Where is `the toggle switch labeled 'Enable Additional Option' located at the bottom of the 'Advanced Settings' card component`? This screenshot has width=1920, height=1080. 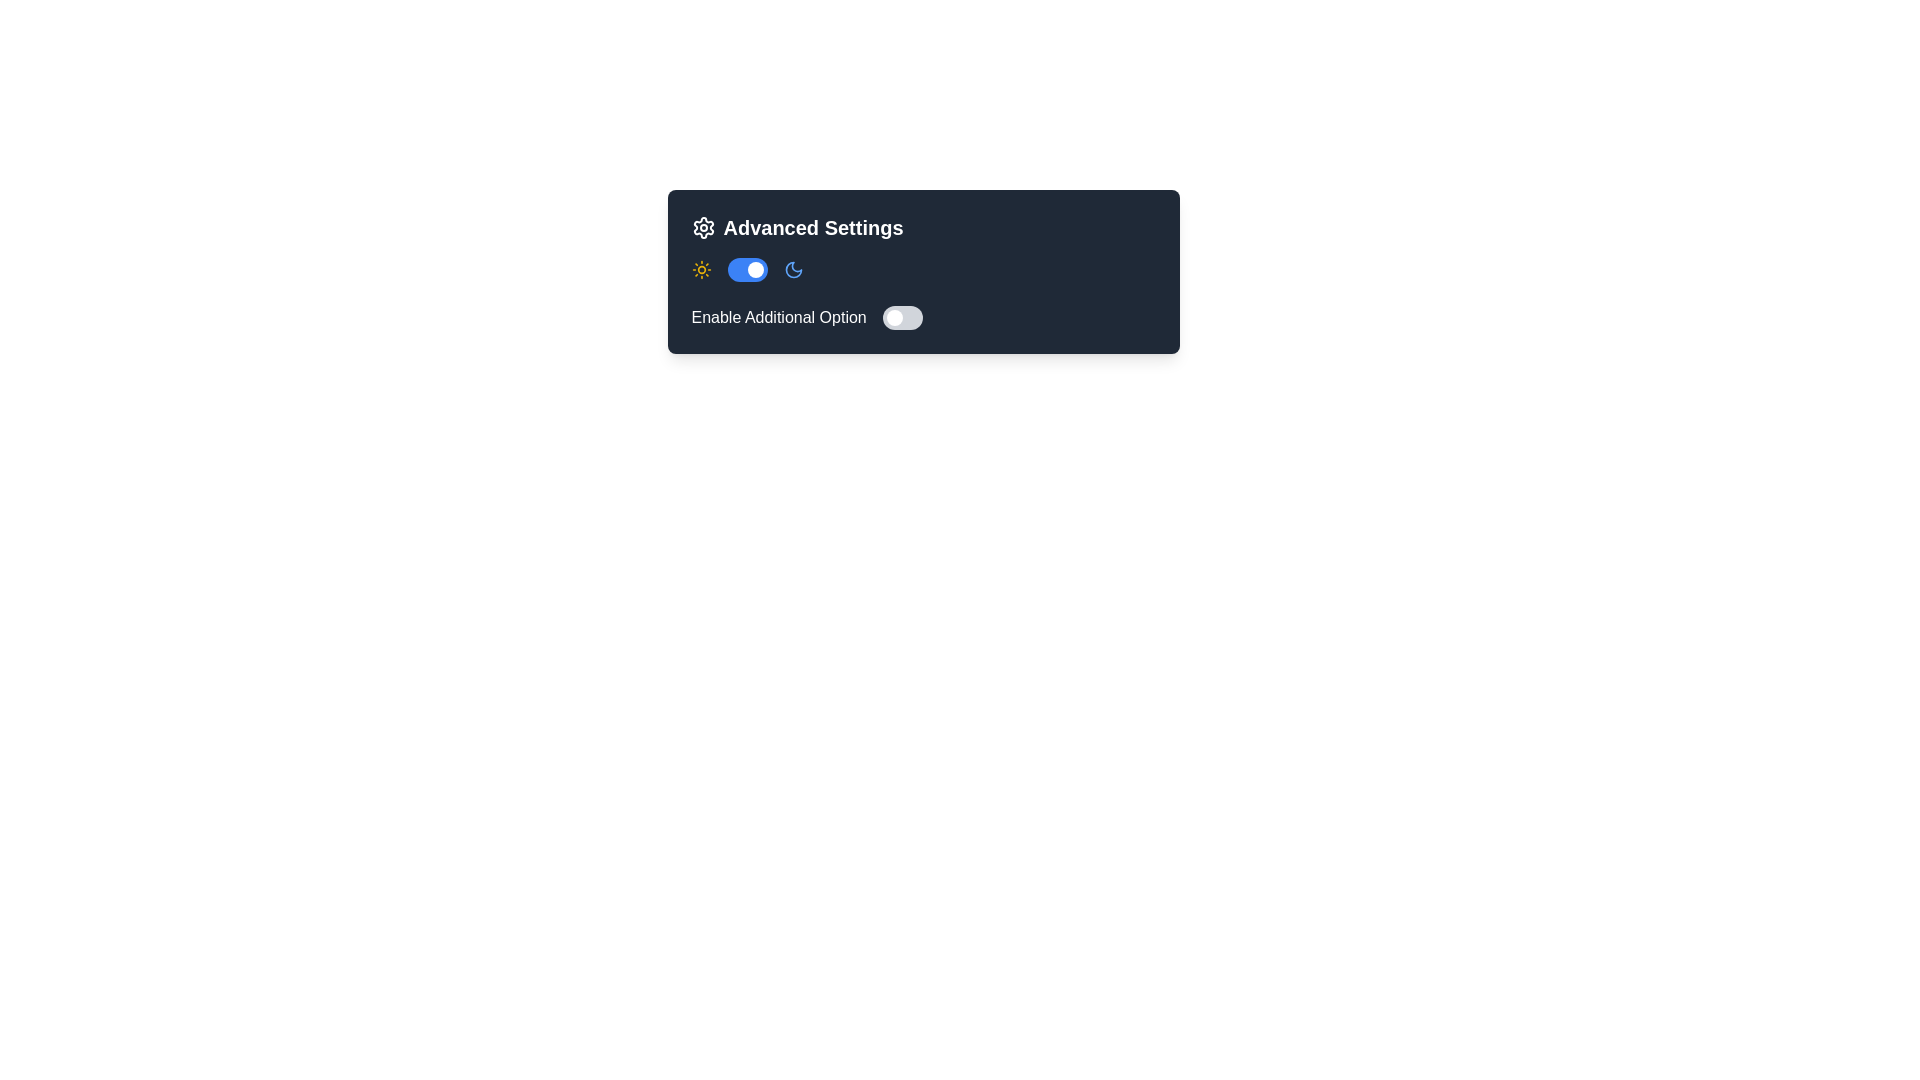 the toggle switch labeled 'Enable Additional Option' located at the bottom of the 'Advanced Settings' card component is located at coordinates (922, 316).